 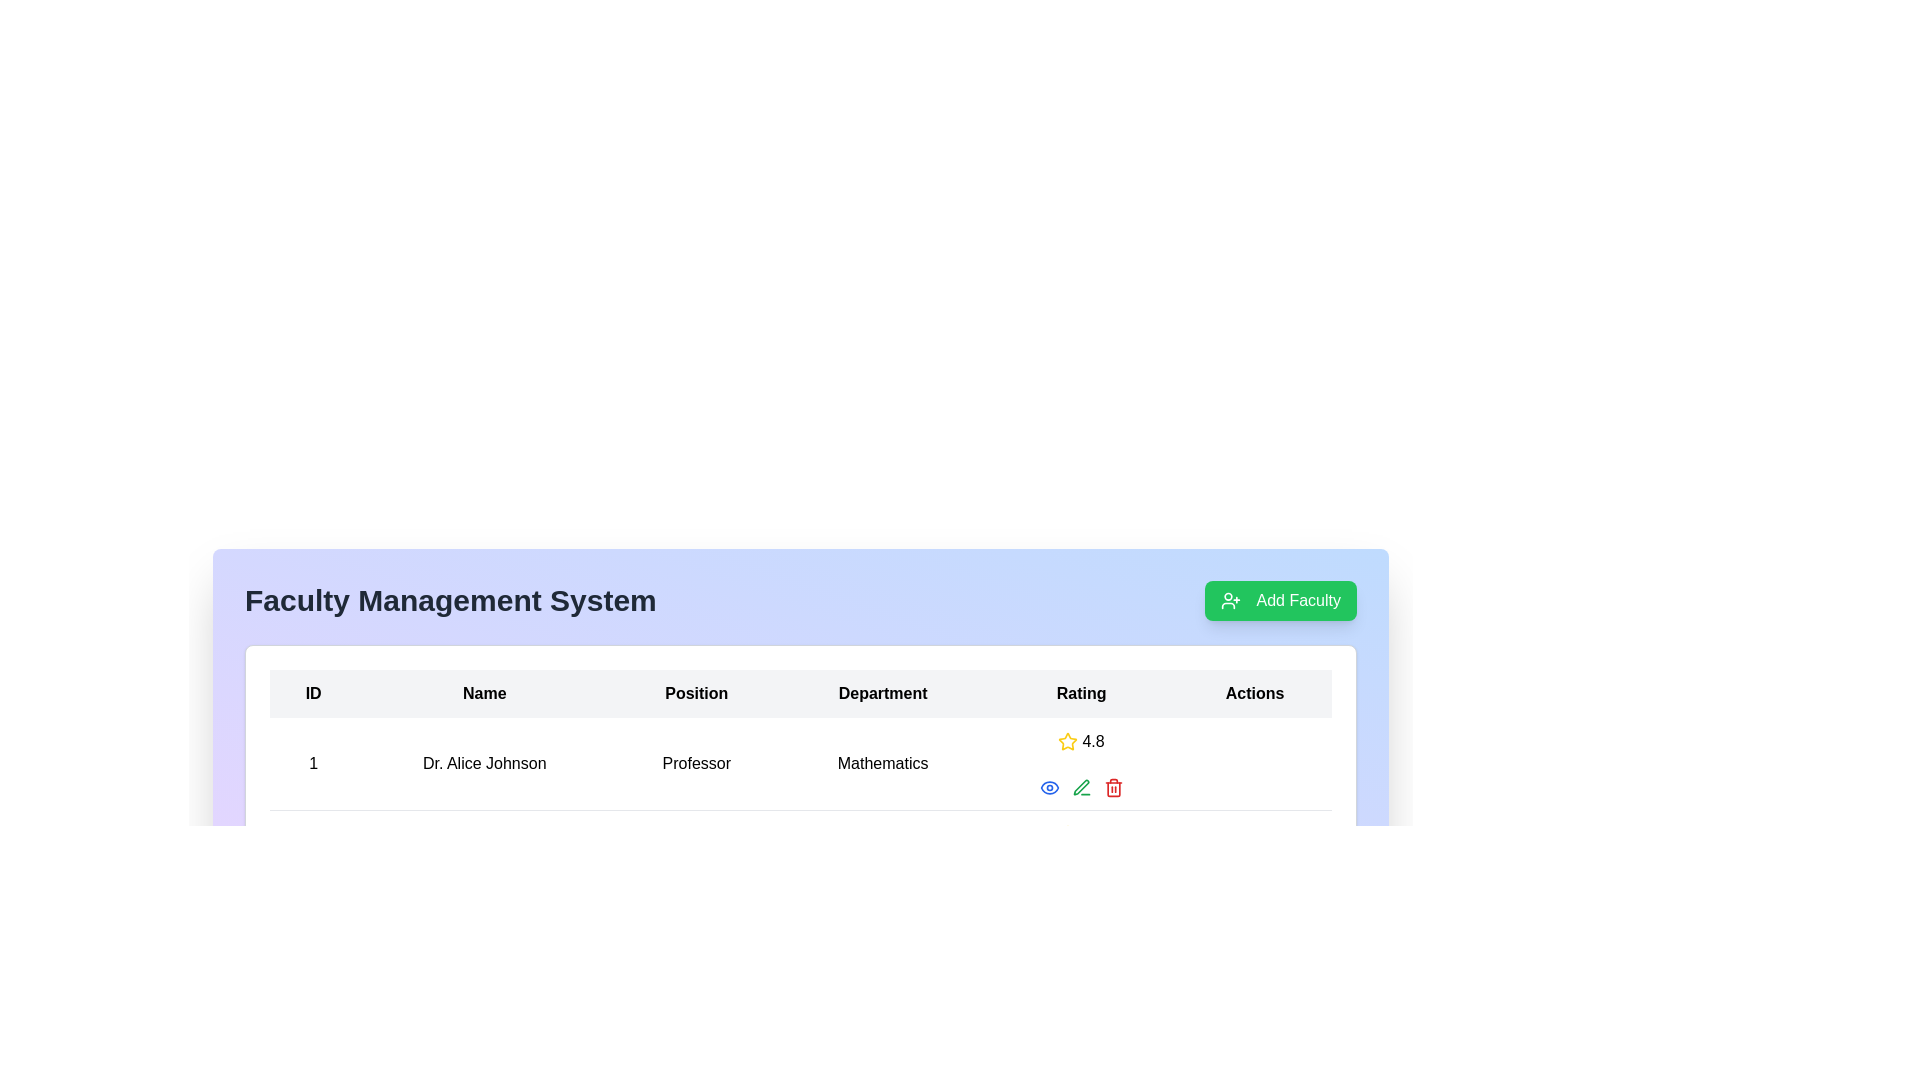 What do you see at coordinates (1080, 786) in the screenshot?
I see `the Icon button in the 'Actions' column for 'Dr. Alice Johnson' to change its color` at bounding box center [1080, 786].